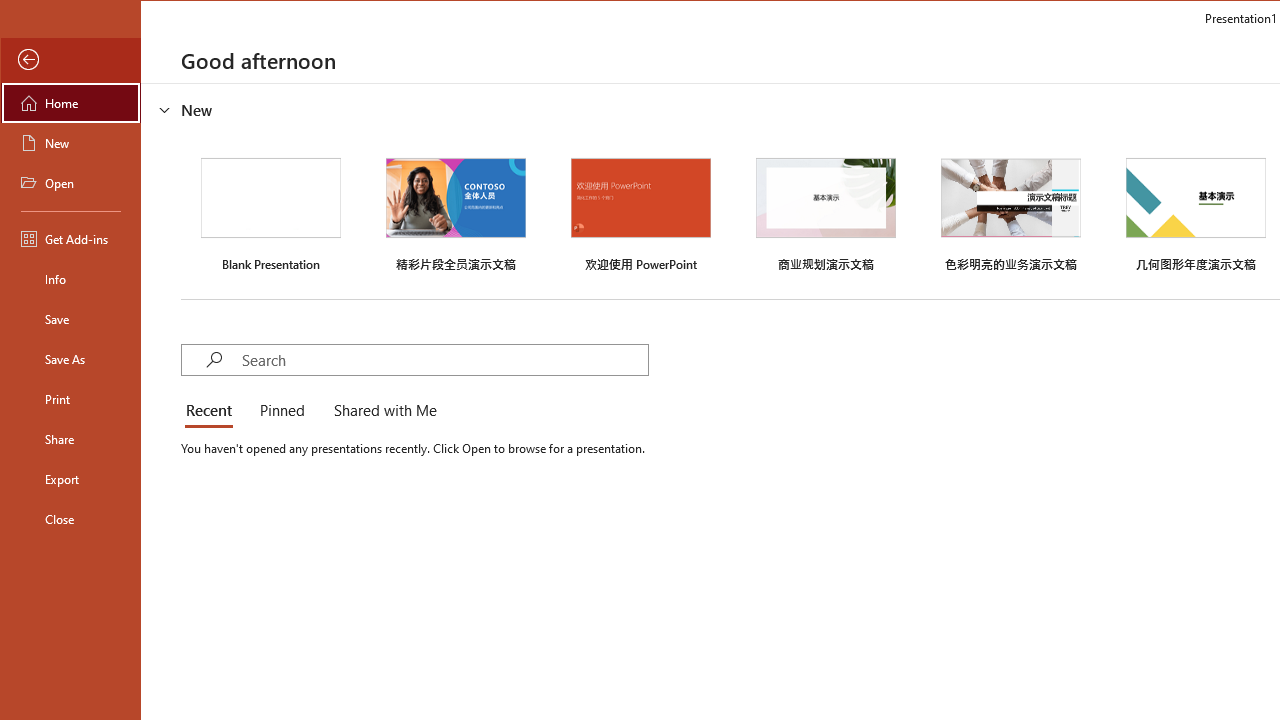  I want to click on 'Recent', so click(212, 410).